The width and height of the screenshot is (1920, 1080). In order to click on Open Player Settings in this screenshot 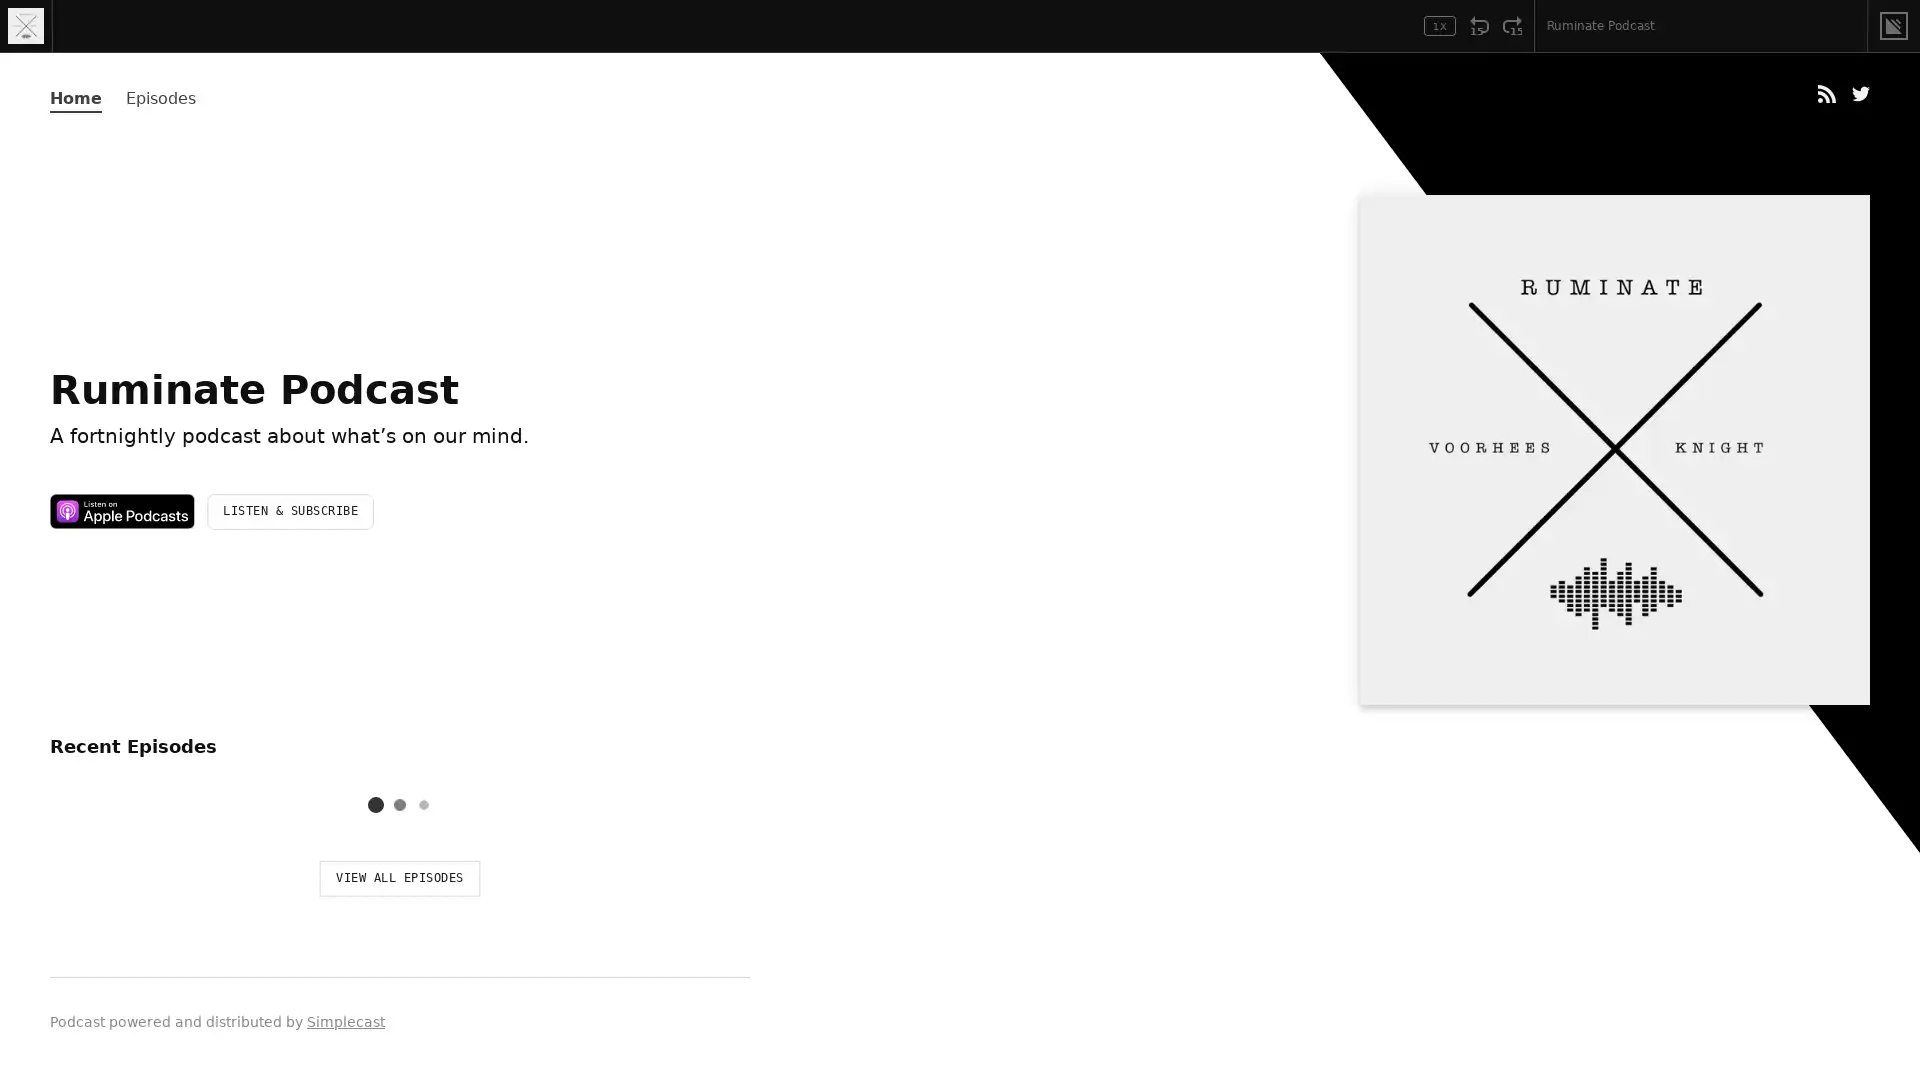, I will do `click(1382, 26)`.